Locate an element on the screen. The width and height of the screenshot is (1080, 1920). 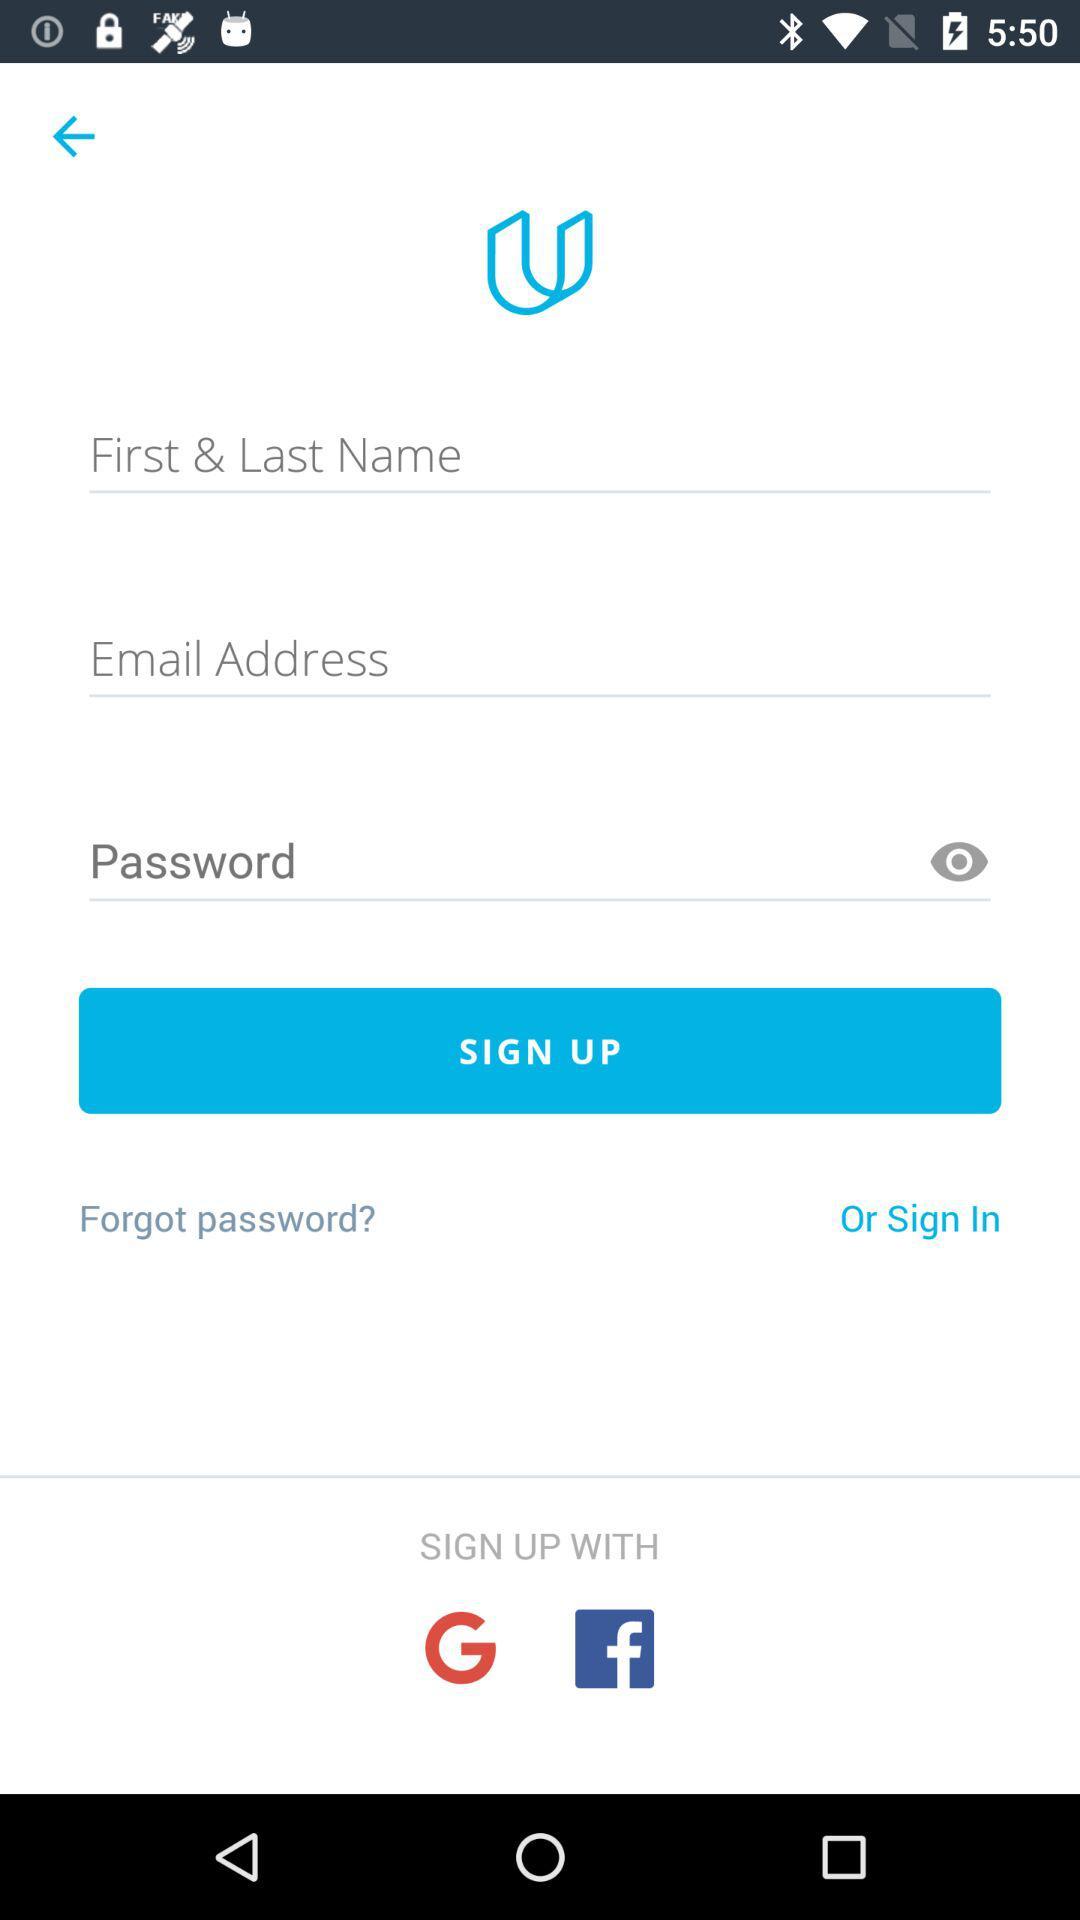
sign up using google is located at coordinates (460, 1648).